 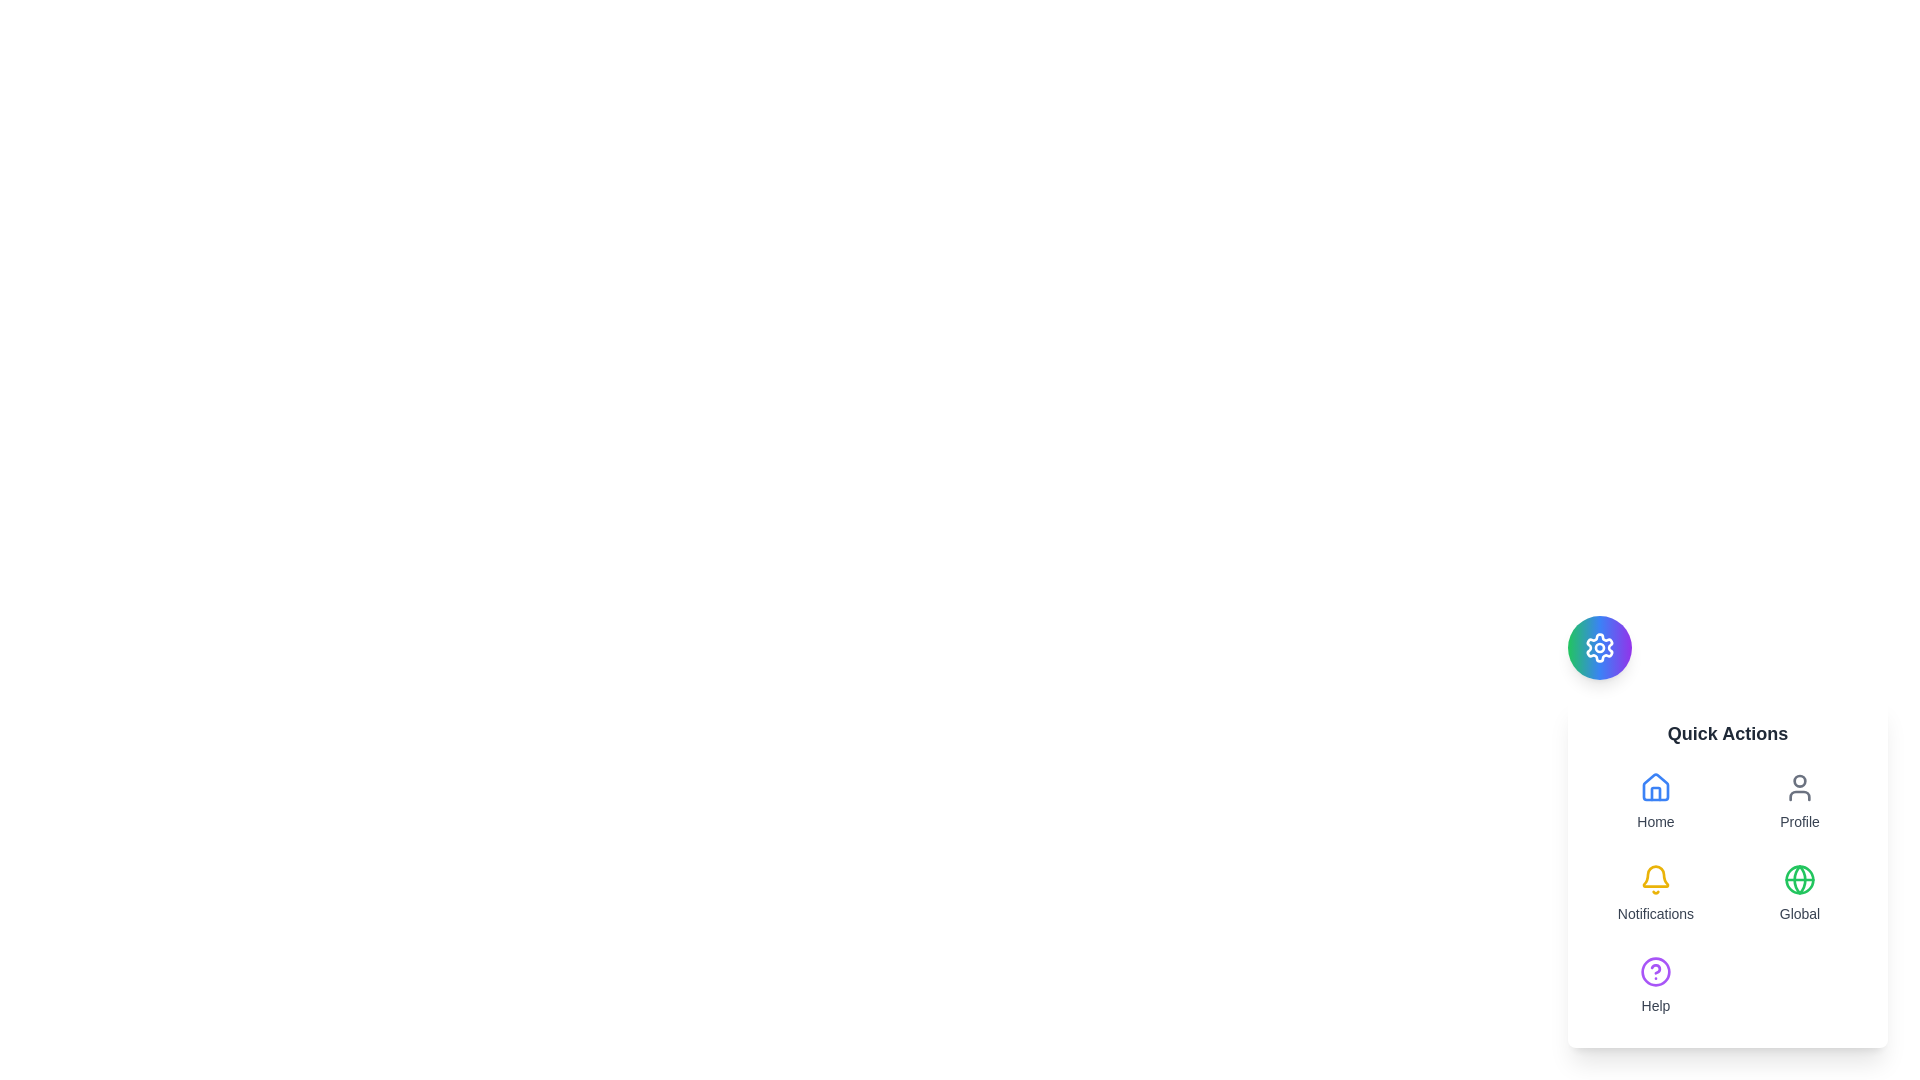 What do you see at coordinates (1656, 786) in the screenshot?
I see `the 'Home' icon in the Quick Actions menu` at bounding box center [1656, 786].